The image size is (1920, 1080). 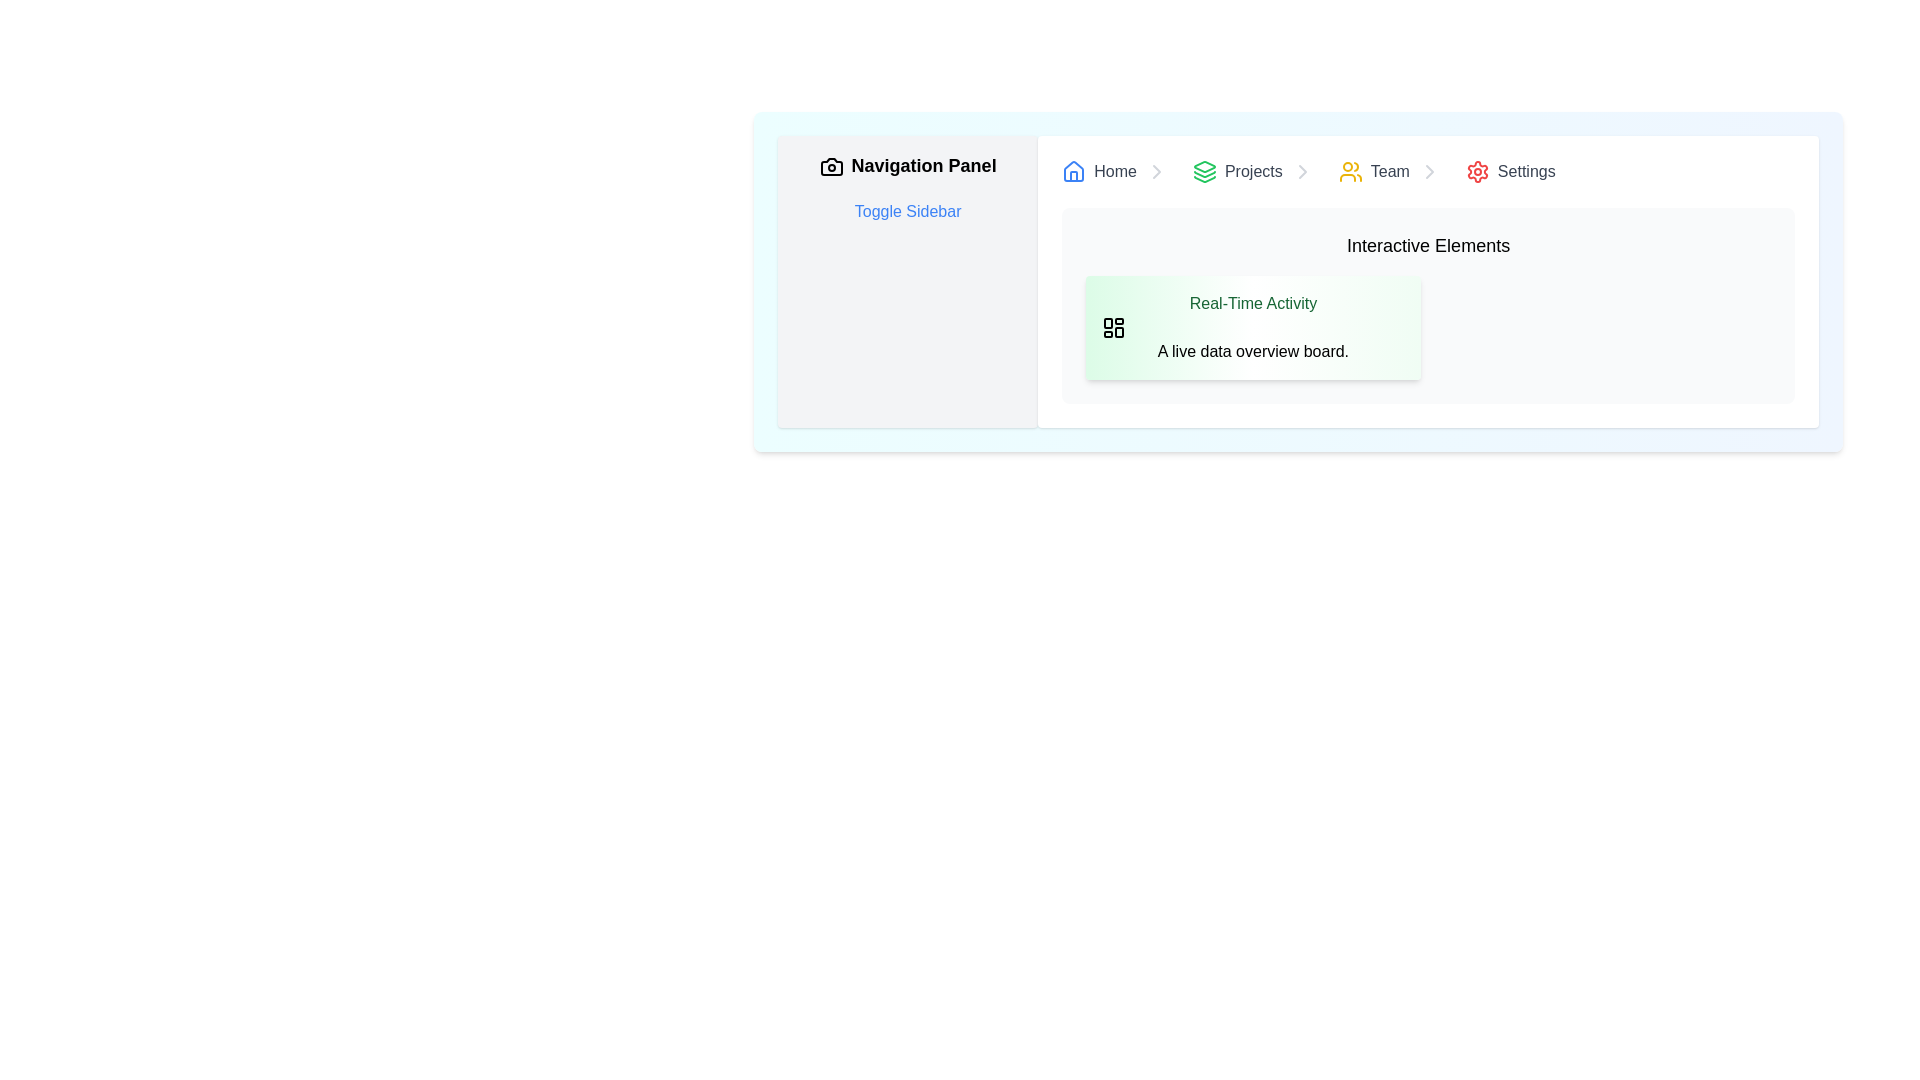 I want to click on the 'Projects' link in the breadcrumb navigation bar, which is styled with a standard font and accompanied by a green layered shapes icon, so click(x=1236, y=171).